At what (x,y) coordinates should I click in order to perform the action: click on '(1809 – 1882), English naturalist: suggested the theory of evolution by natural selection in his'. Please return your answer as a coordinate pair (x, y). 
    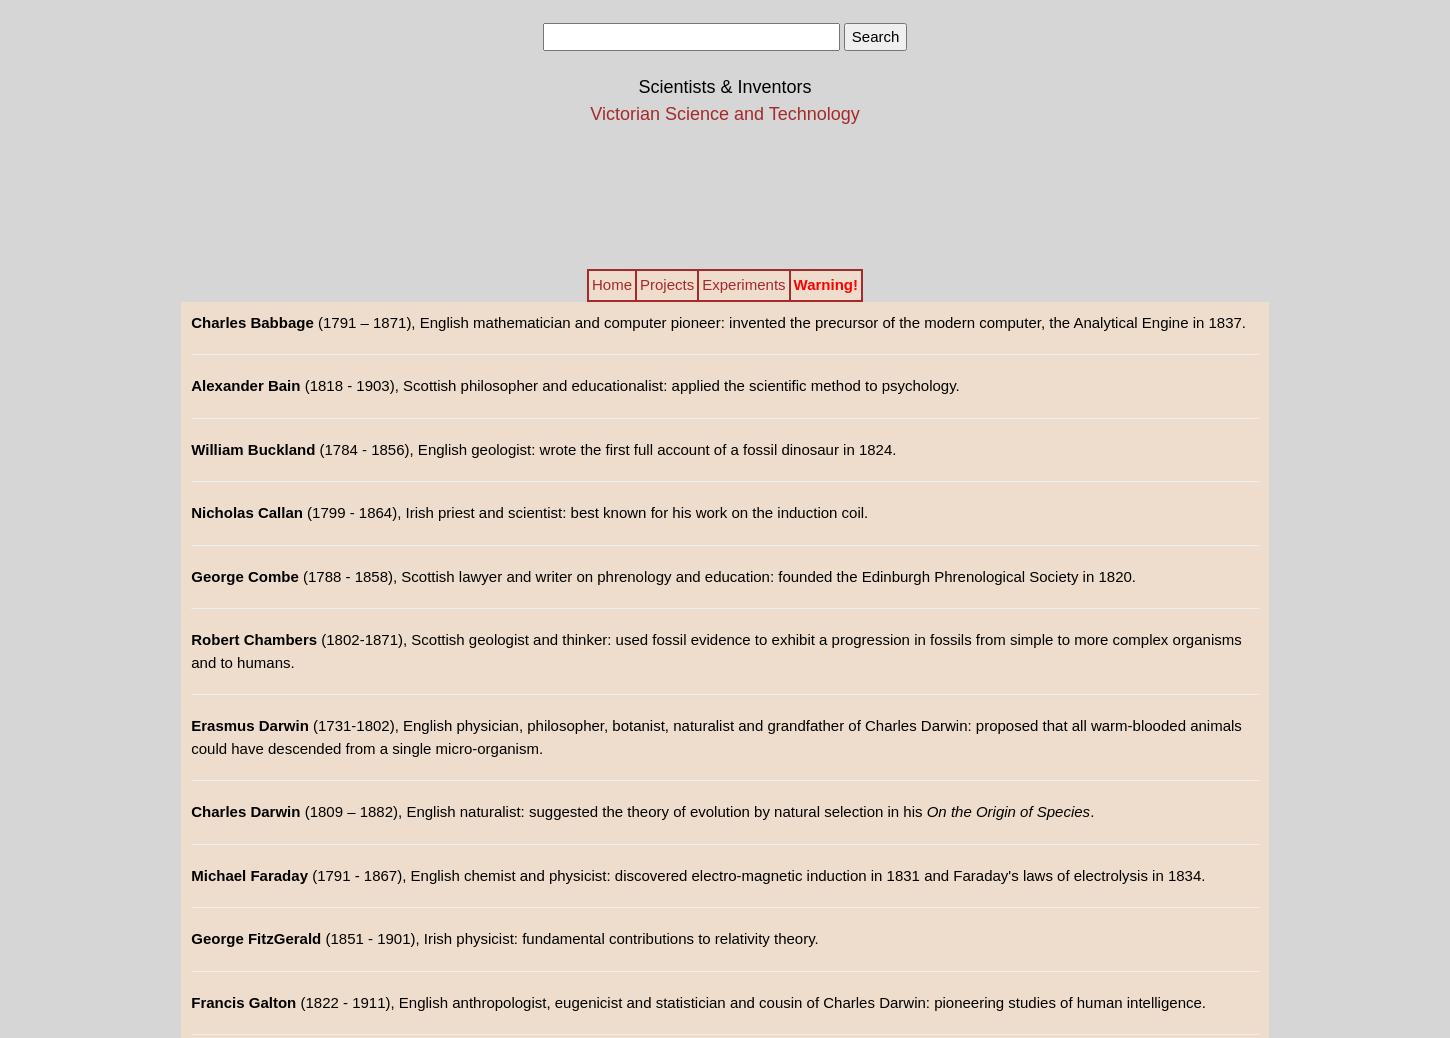
    Looking at the image, I should click on (612, 811).